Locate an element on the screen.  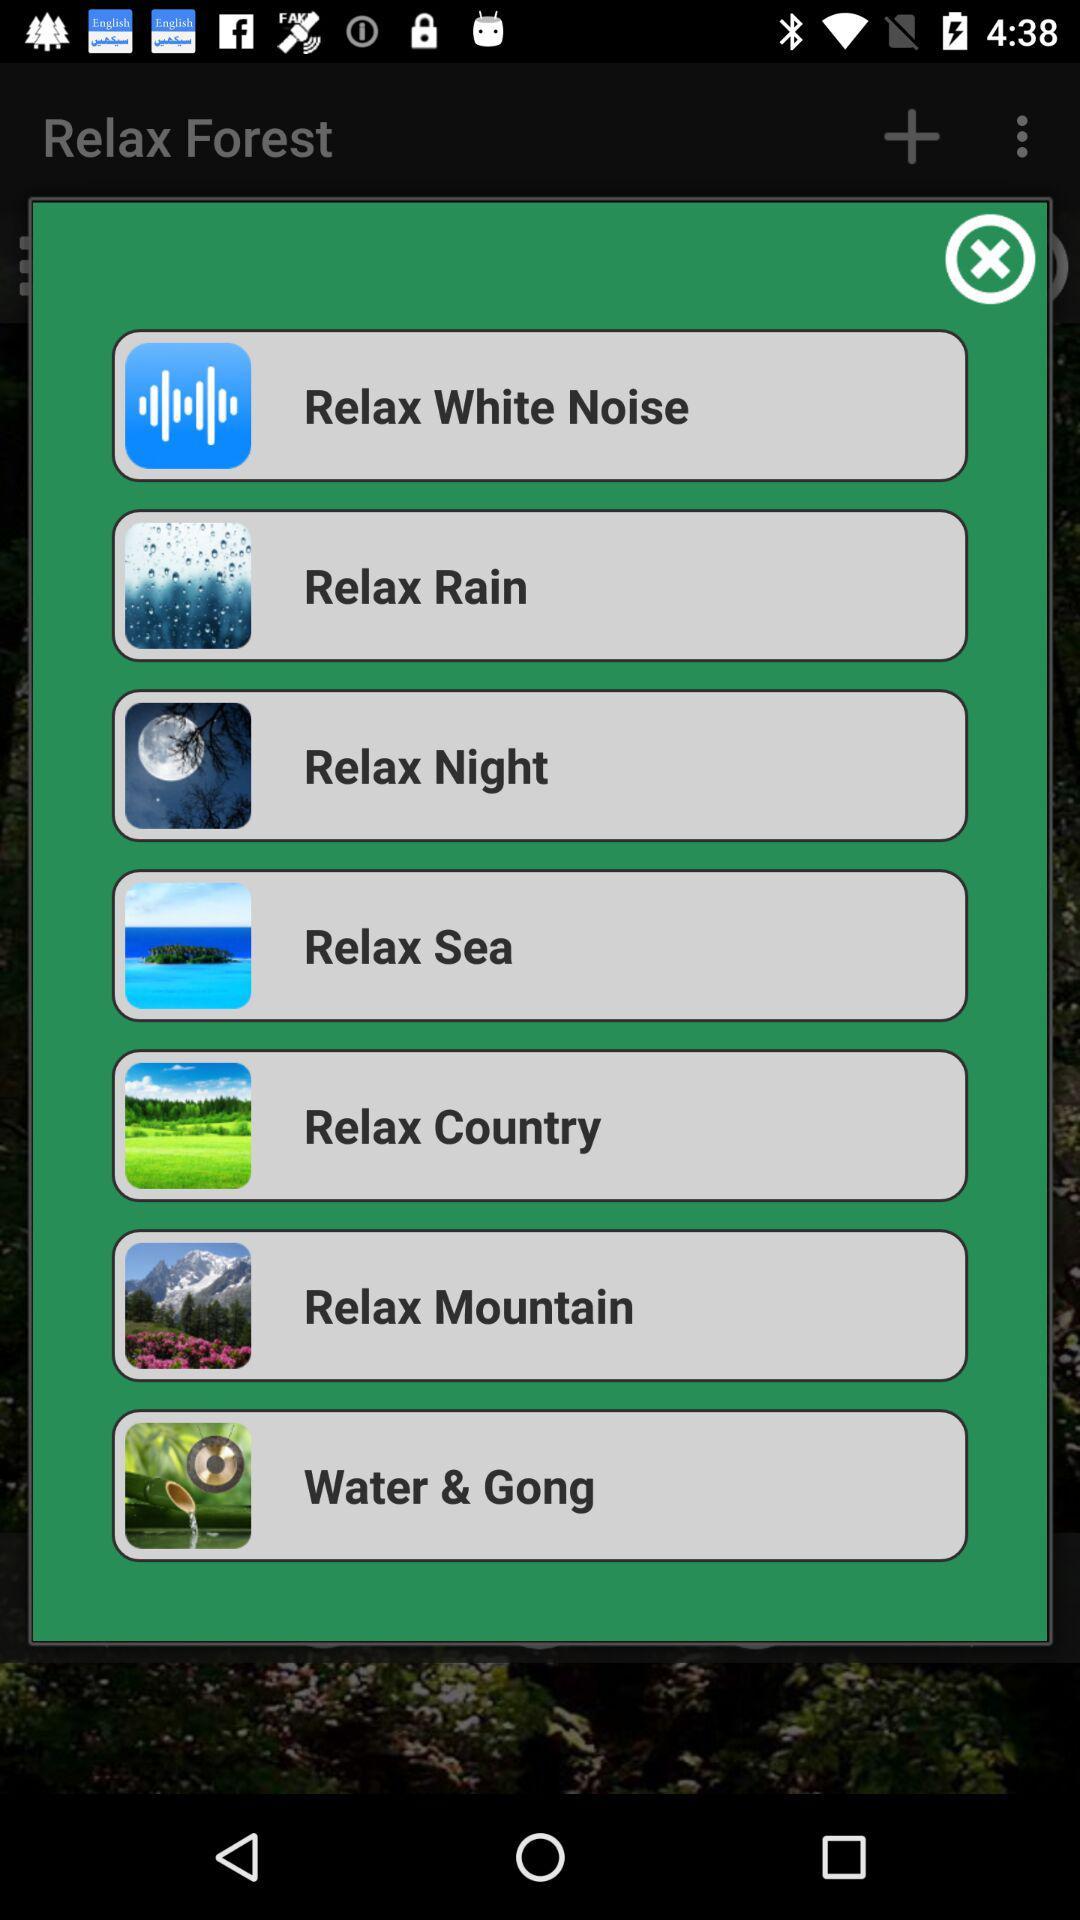
the item at the top right corner is located at coordinates (990, 258).